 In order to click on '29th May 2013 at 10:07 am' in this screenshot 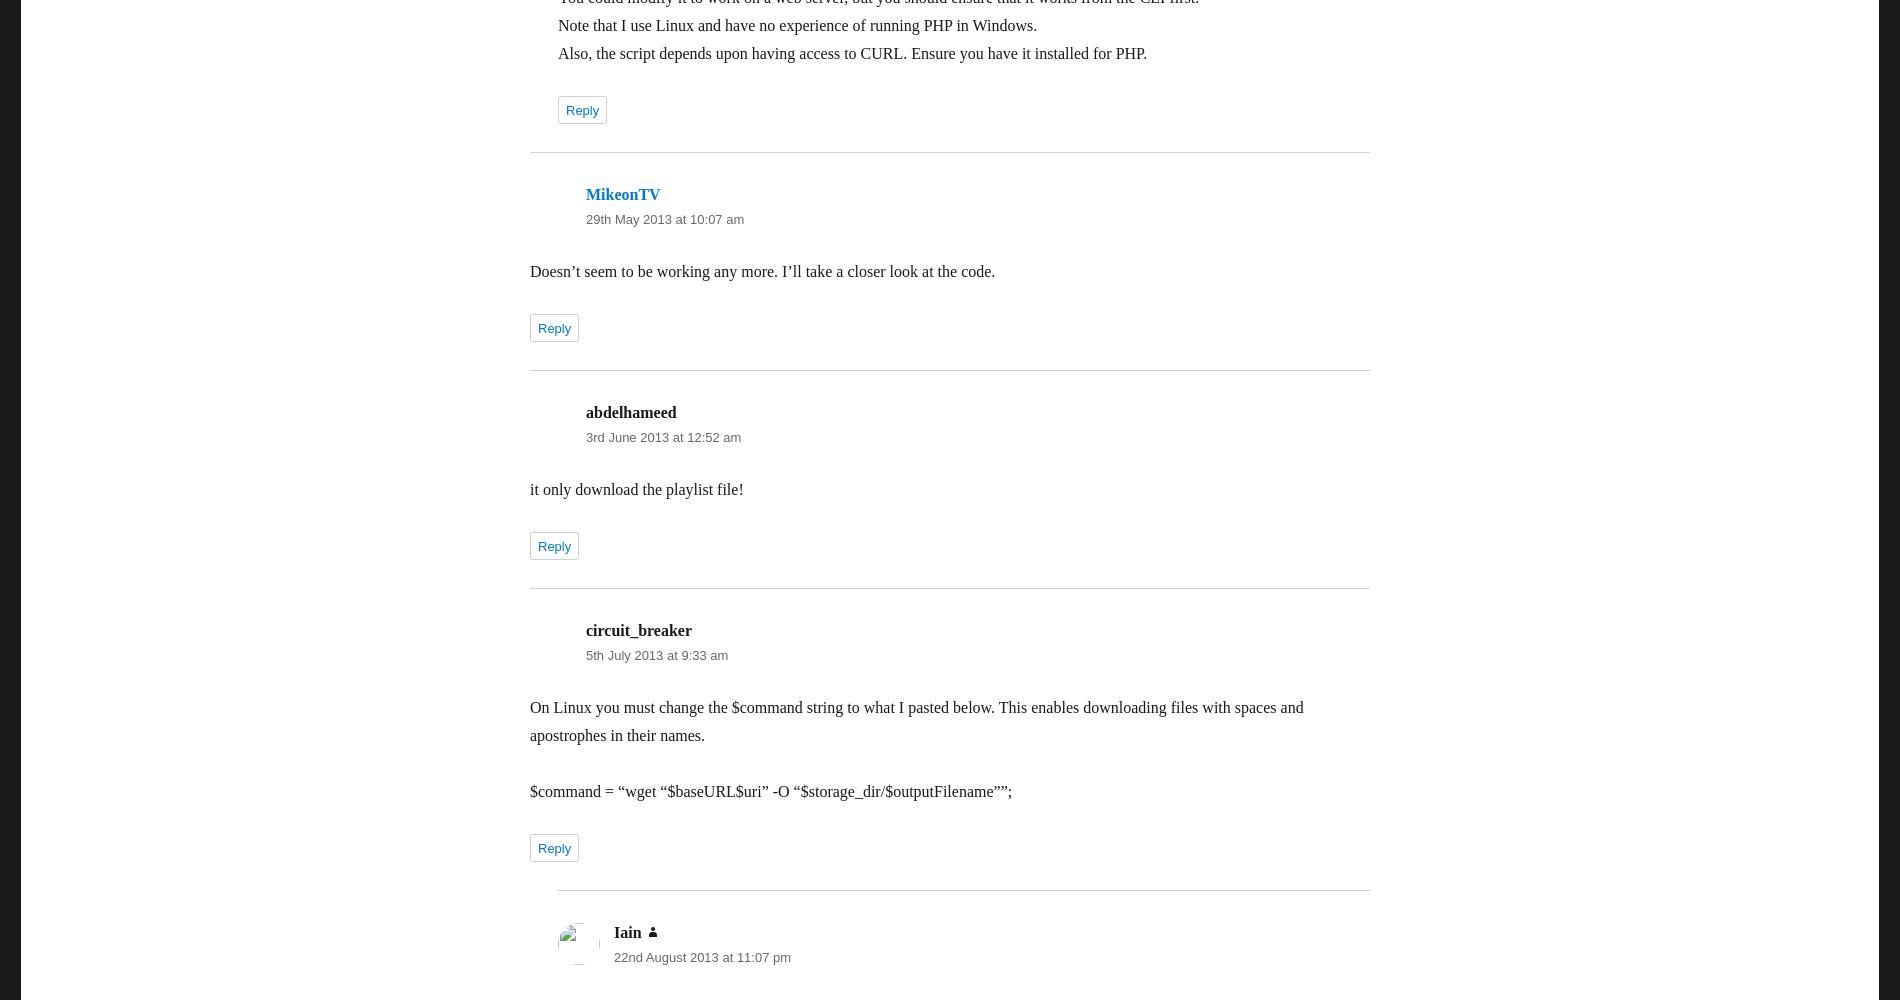, I will do `click(665, 218)`.